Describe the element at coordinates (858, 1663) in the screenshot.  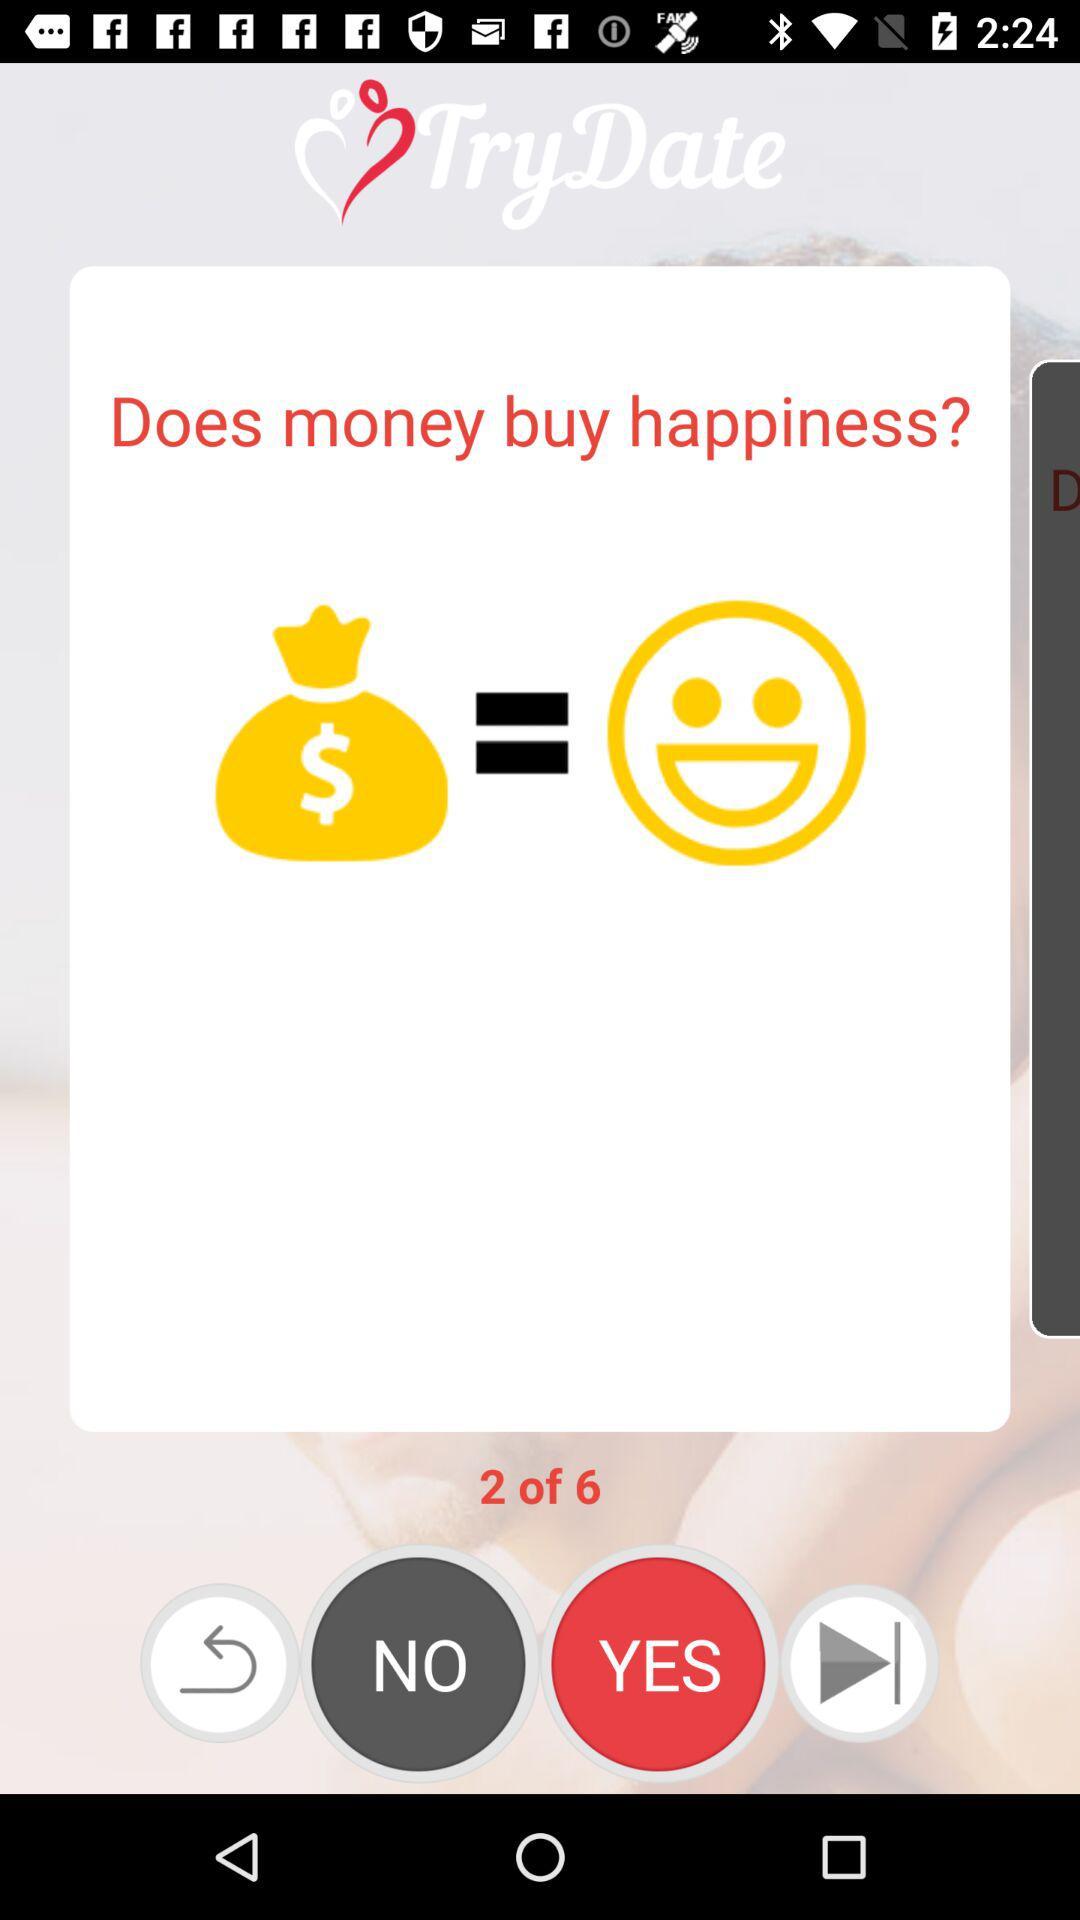
I see `the skip_next icon` at that location.